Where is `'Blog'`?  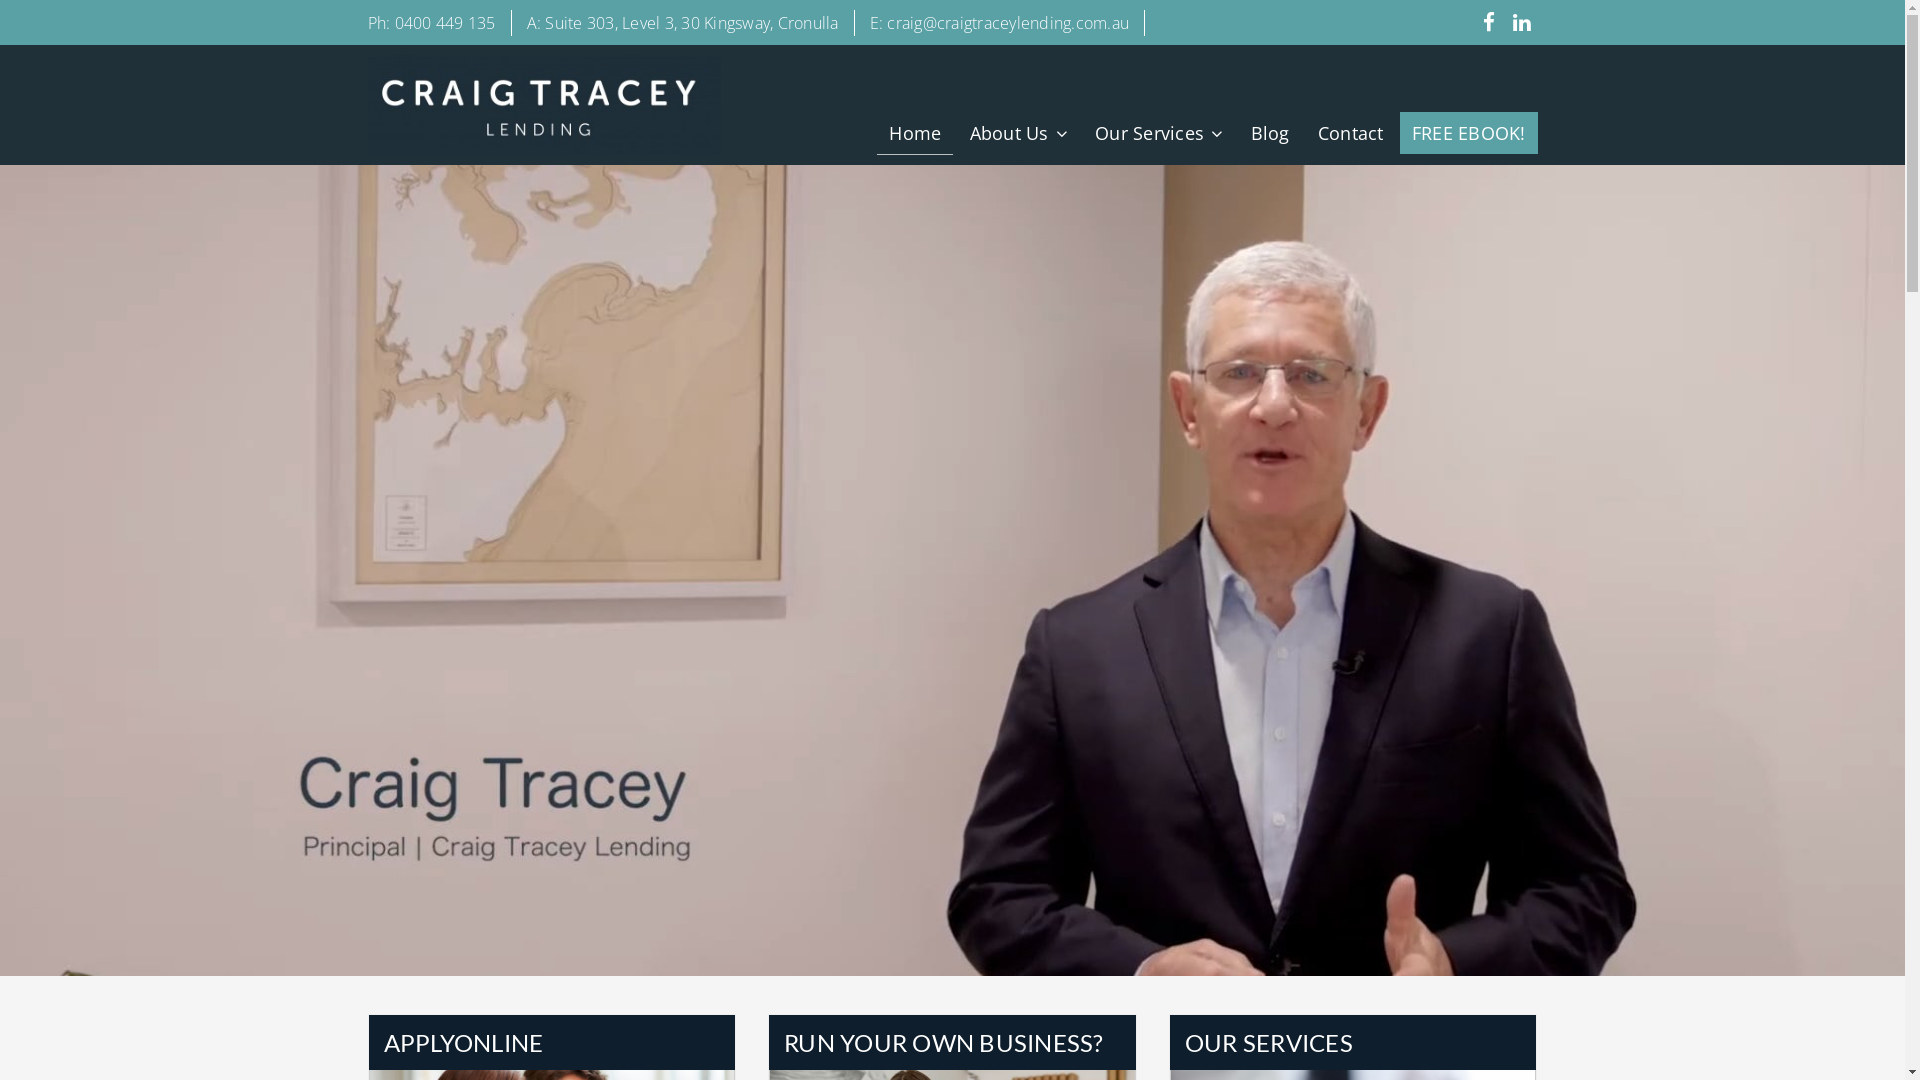 'Blog' is located at coordinates (1268, 132).